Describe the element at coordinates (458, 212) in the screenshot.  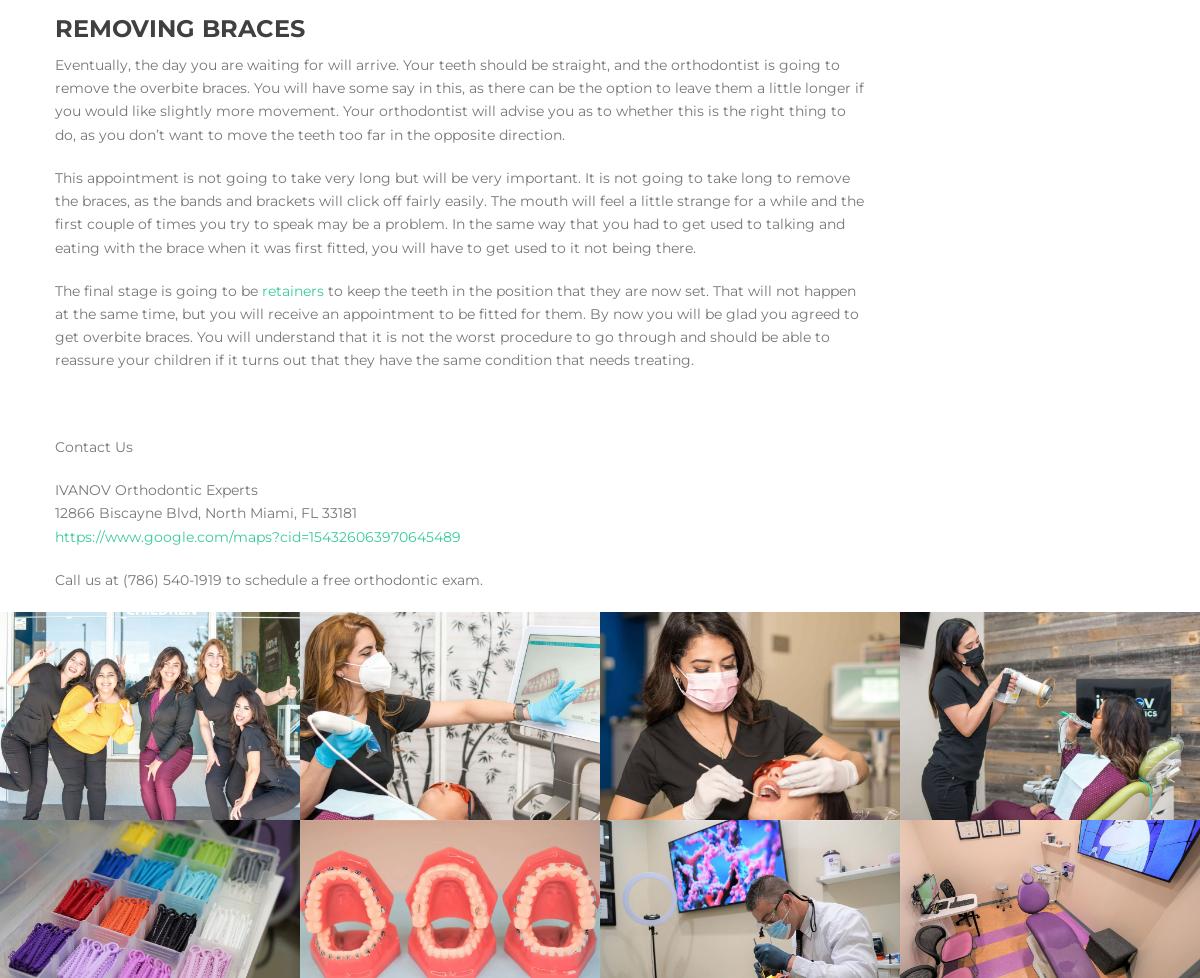
I see `'This appointment is not going to take very long but will be very important. It is not going to take long to remove the braces, as the bands and brackets will click off fairly easily. The mouth will feel a little strange for a while and the first couple of times you try to speak may be a problem. In the same way that you had to get used to talking and eating with the brace when it was first fitted, you will have to get used to it not being there.'` at that location.